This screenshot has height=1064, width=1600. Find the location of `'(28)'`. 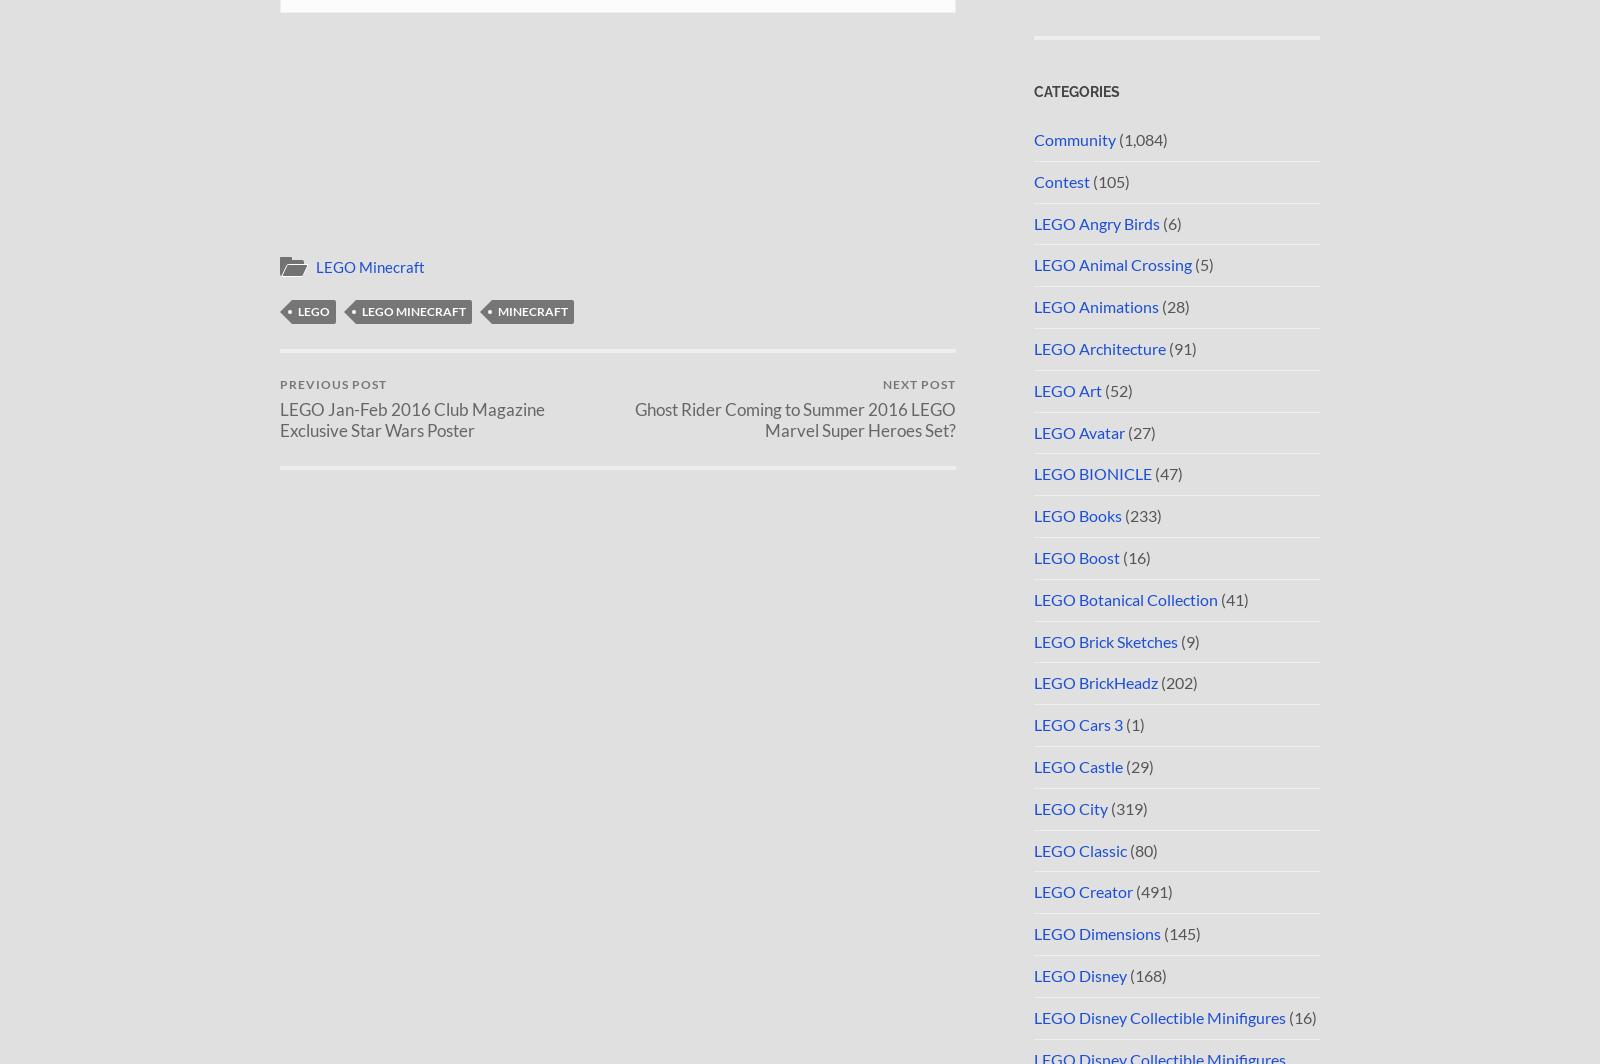

'(28)' is located at coordinates (1174, 306).